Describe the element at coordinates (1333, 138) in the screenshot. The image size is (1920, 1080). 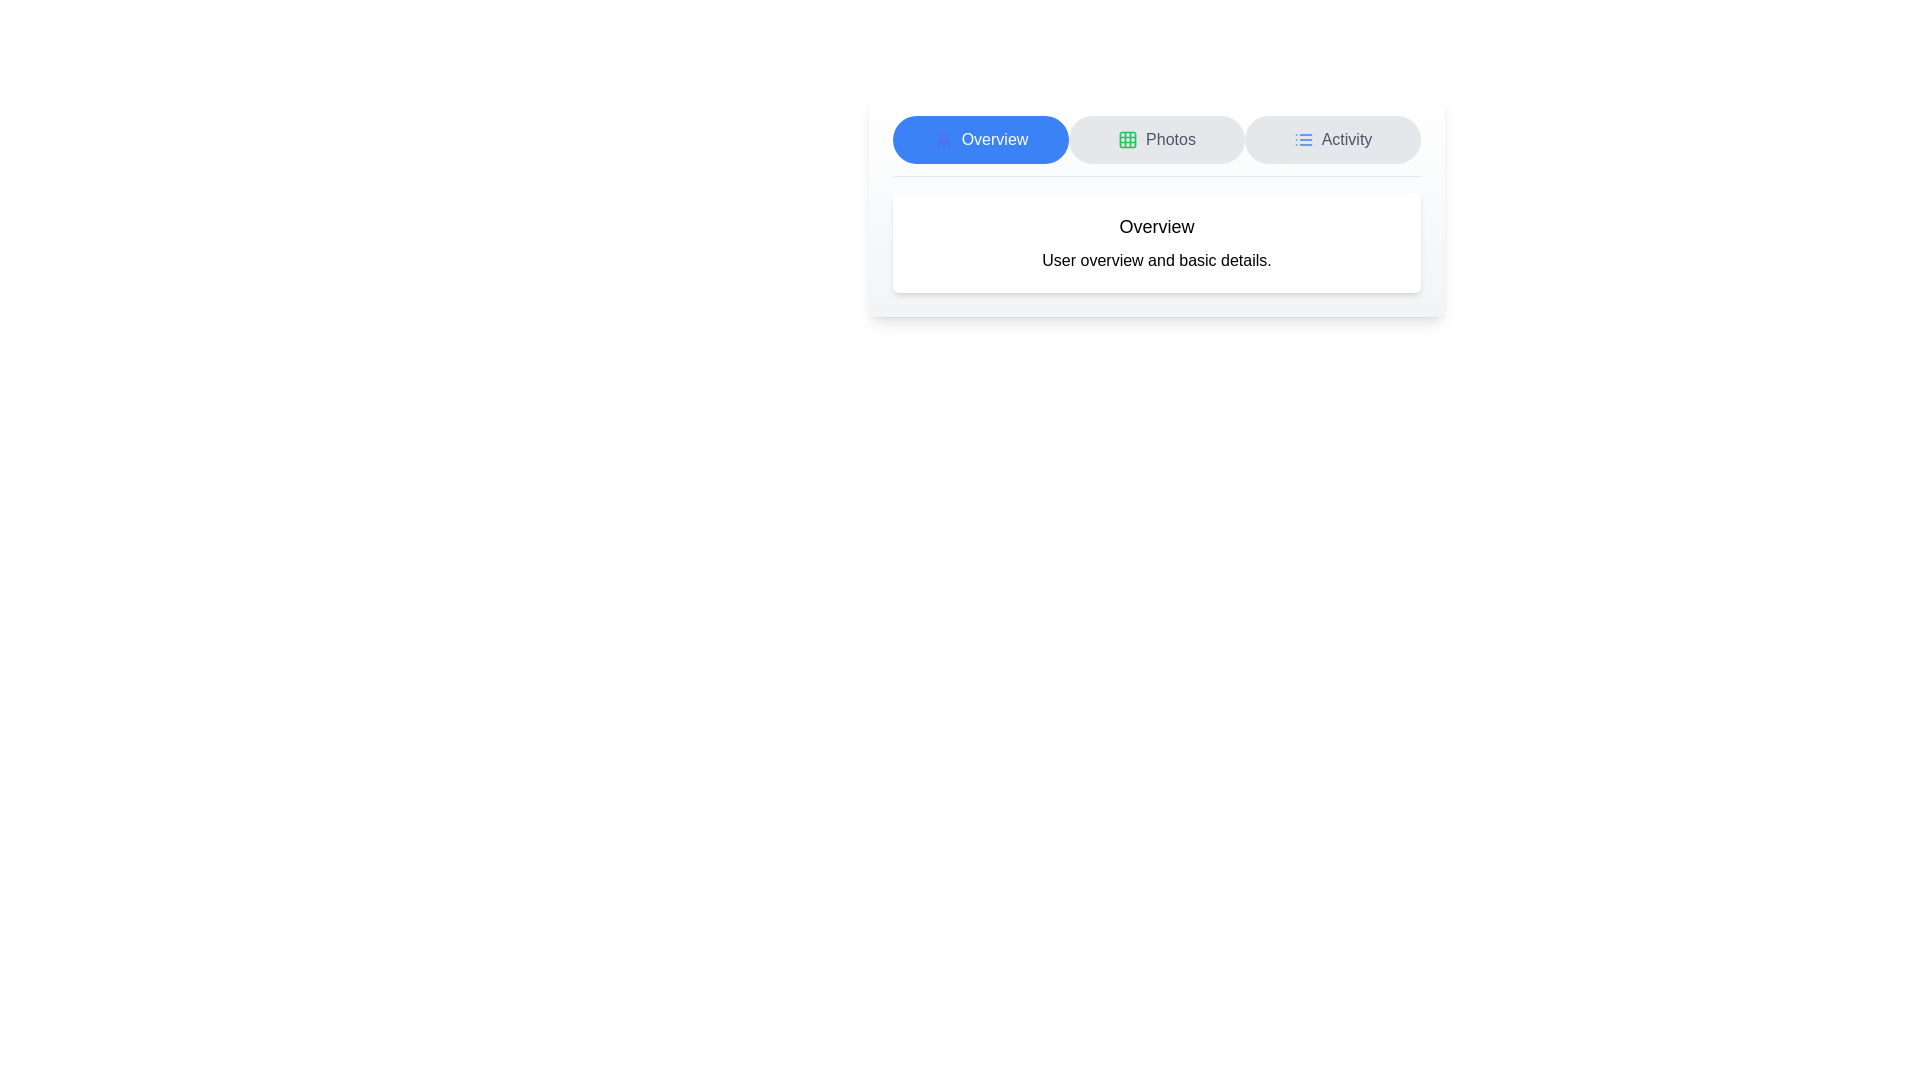
I see `the tab labeled Activity to observe its hover state` at that location.